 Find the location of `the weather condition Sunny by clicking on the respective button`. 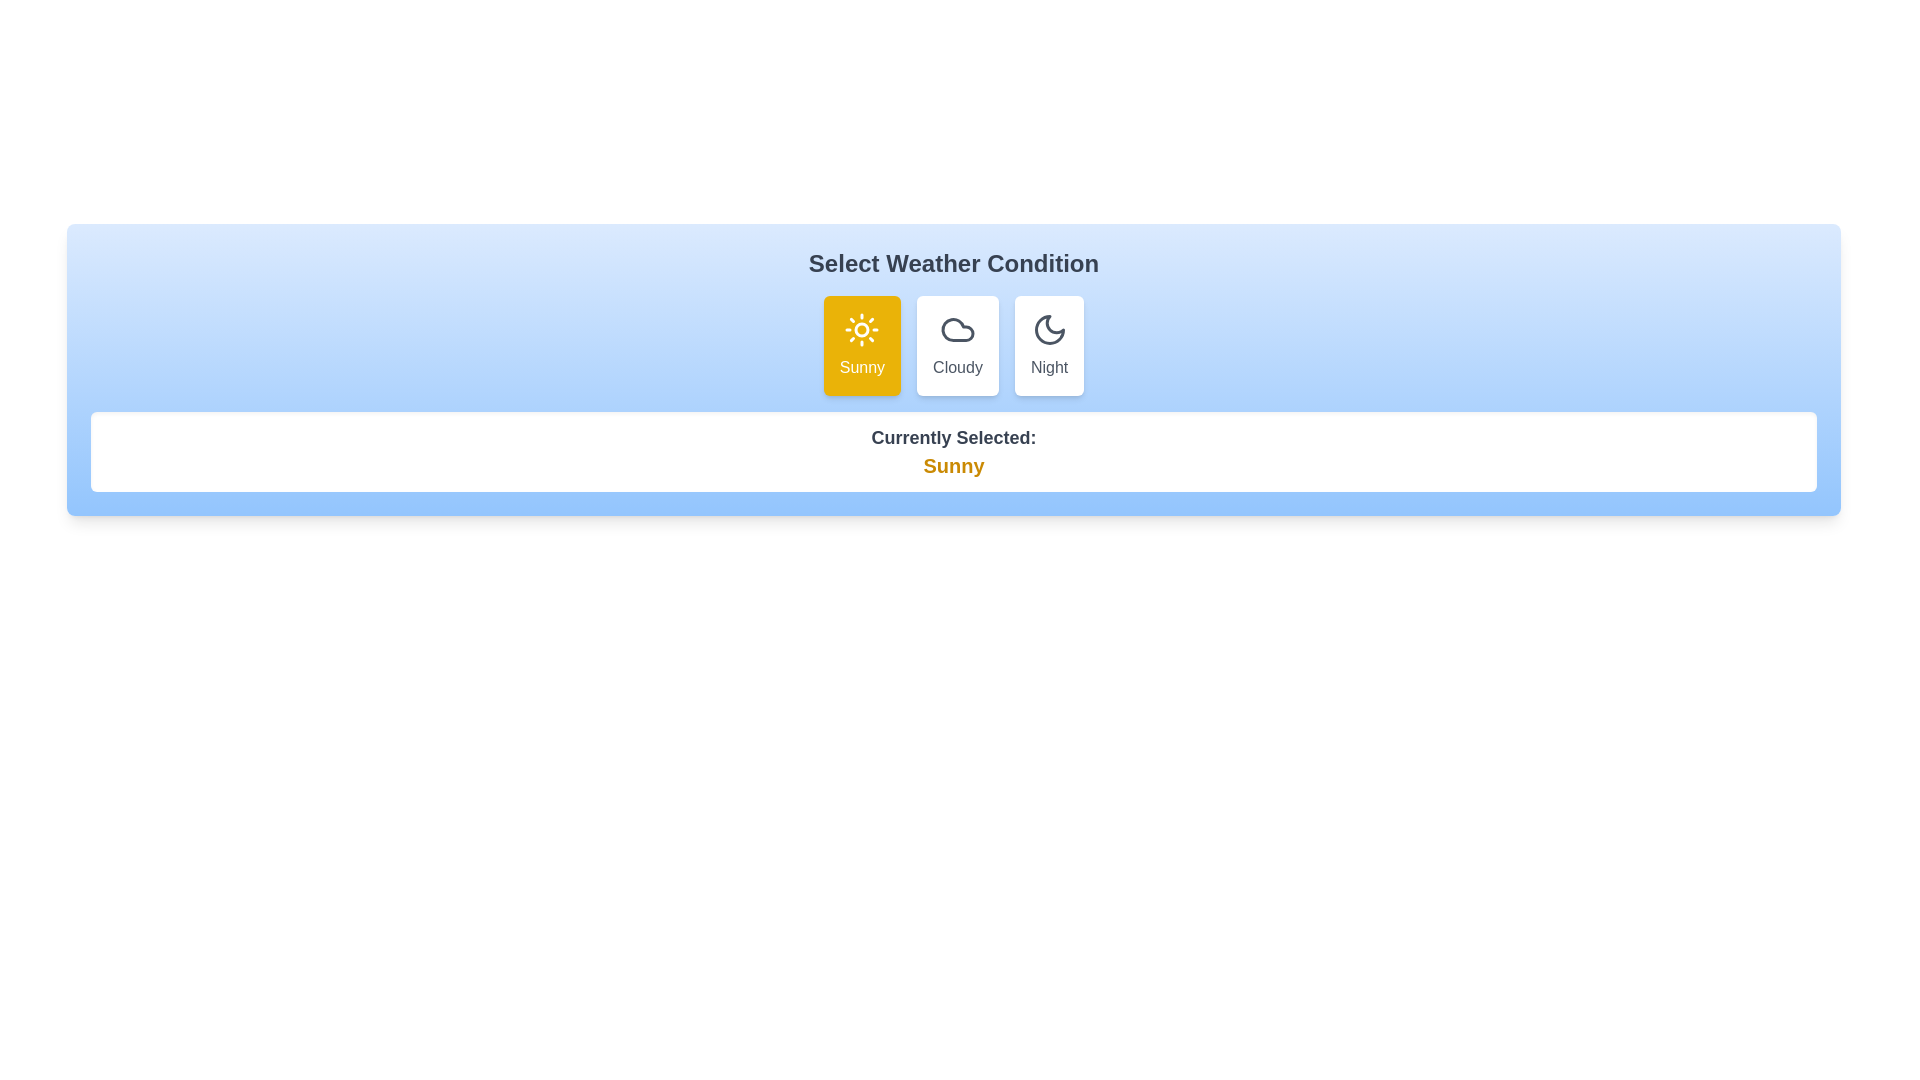

the weather condition Sunny by clicking on the respective button is located at coordinates (862, 345).